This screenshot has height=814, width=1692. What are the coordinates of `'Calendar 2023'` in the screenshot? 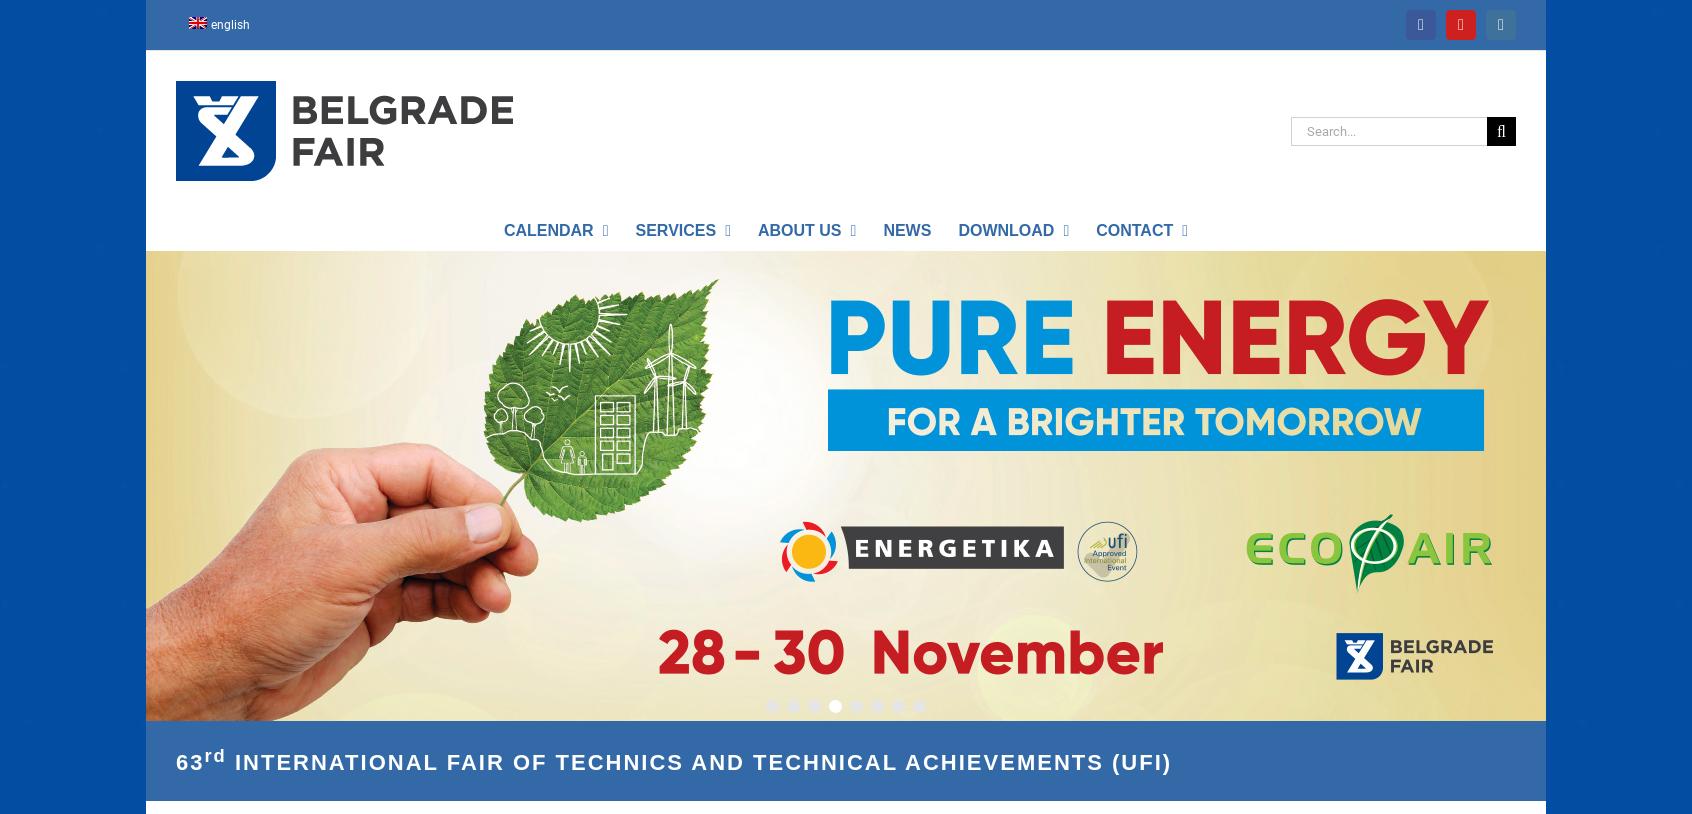 It's located at (555, 269).